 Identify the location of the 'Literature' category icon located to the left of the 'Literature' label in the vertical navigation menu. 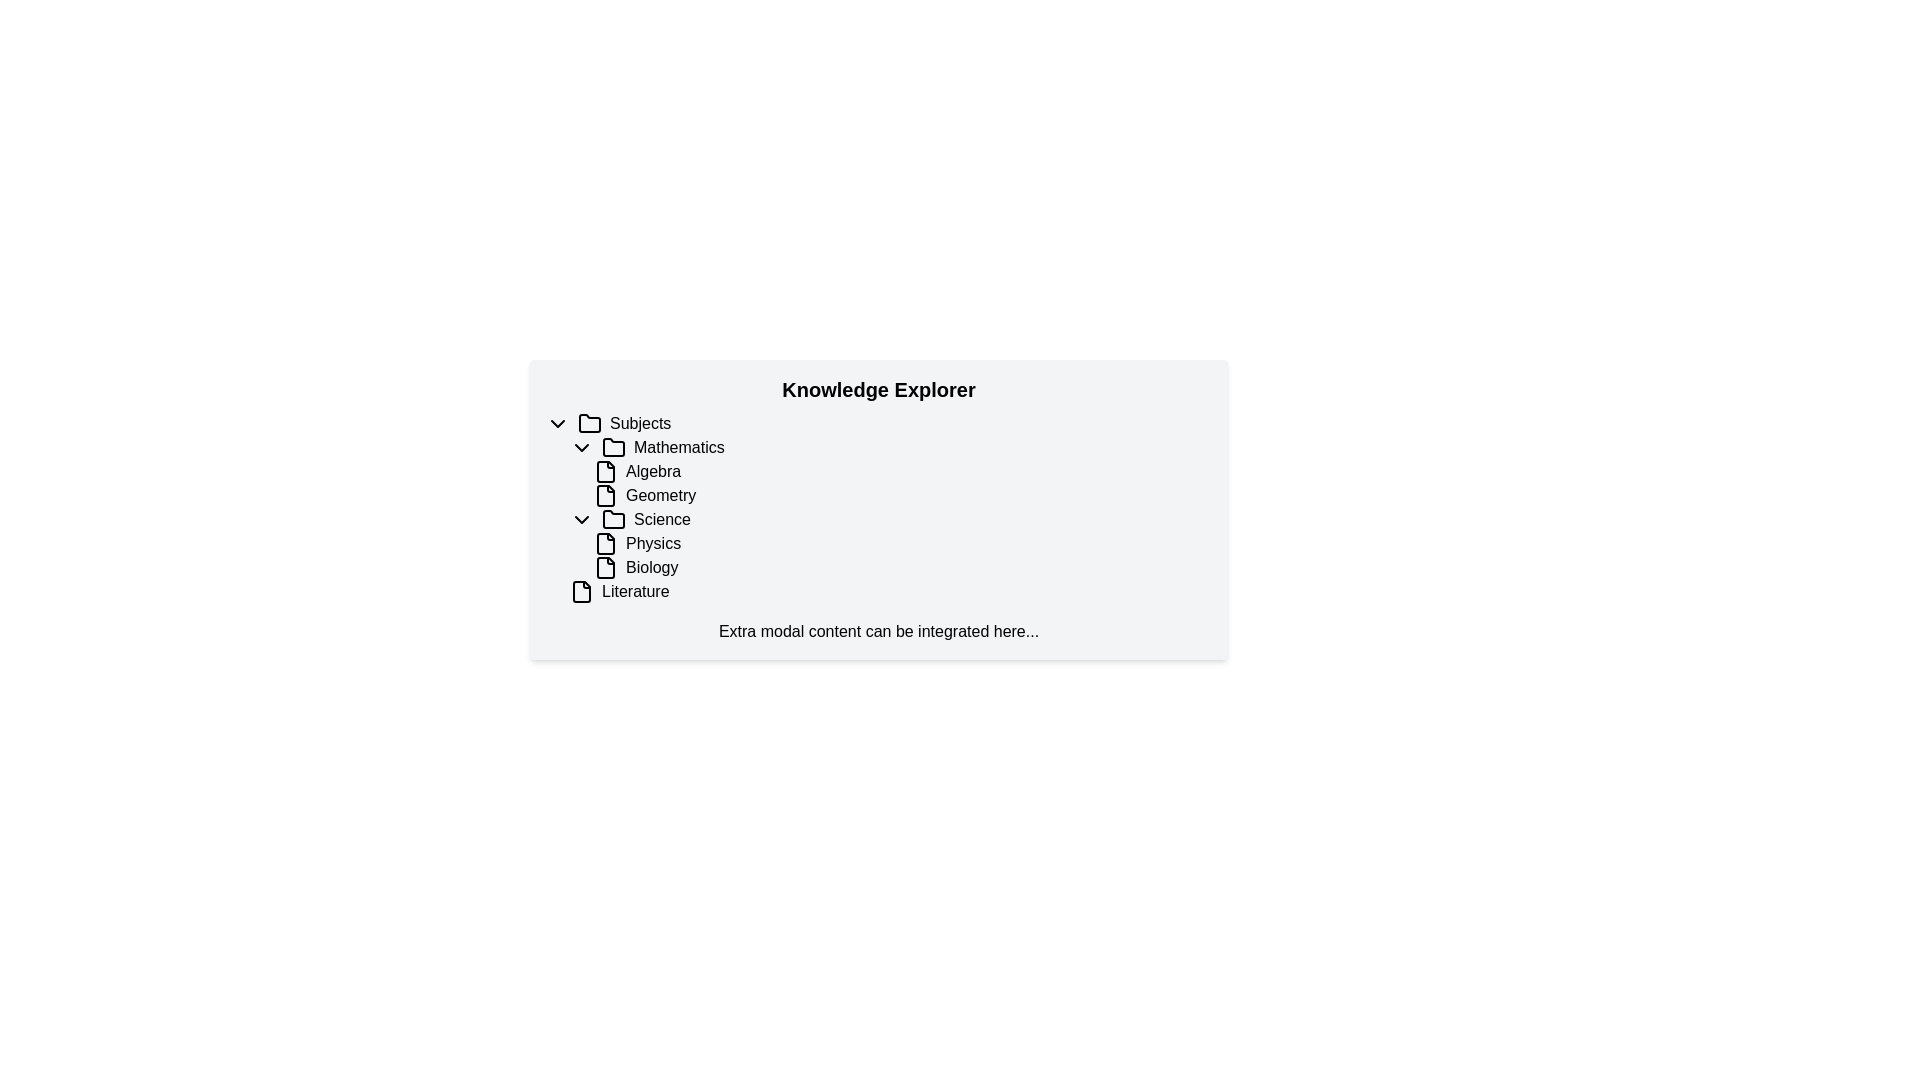
(580, 590).